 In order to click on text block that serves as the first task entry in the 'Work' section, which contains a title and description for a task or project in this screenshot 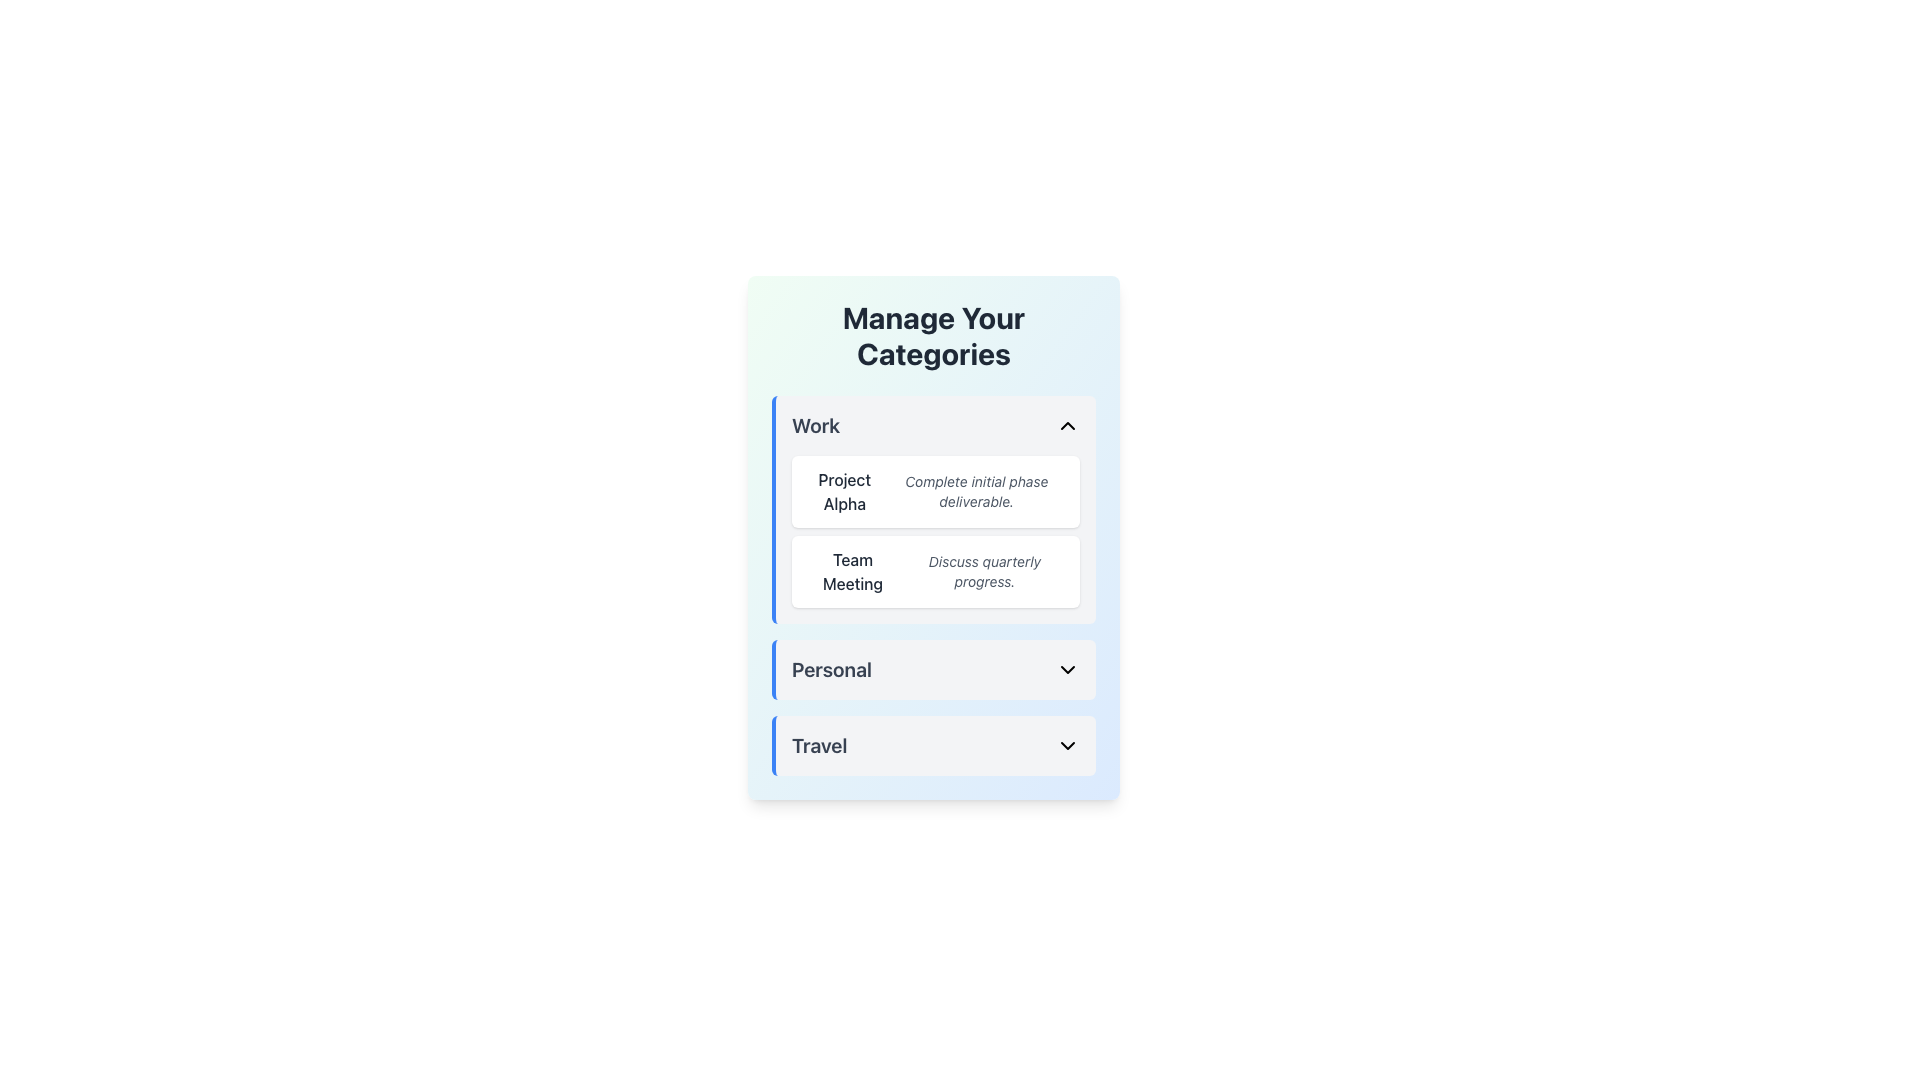, I will do `click(935, 492)`.